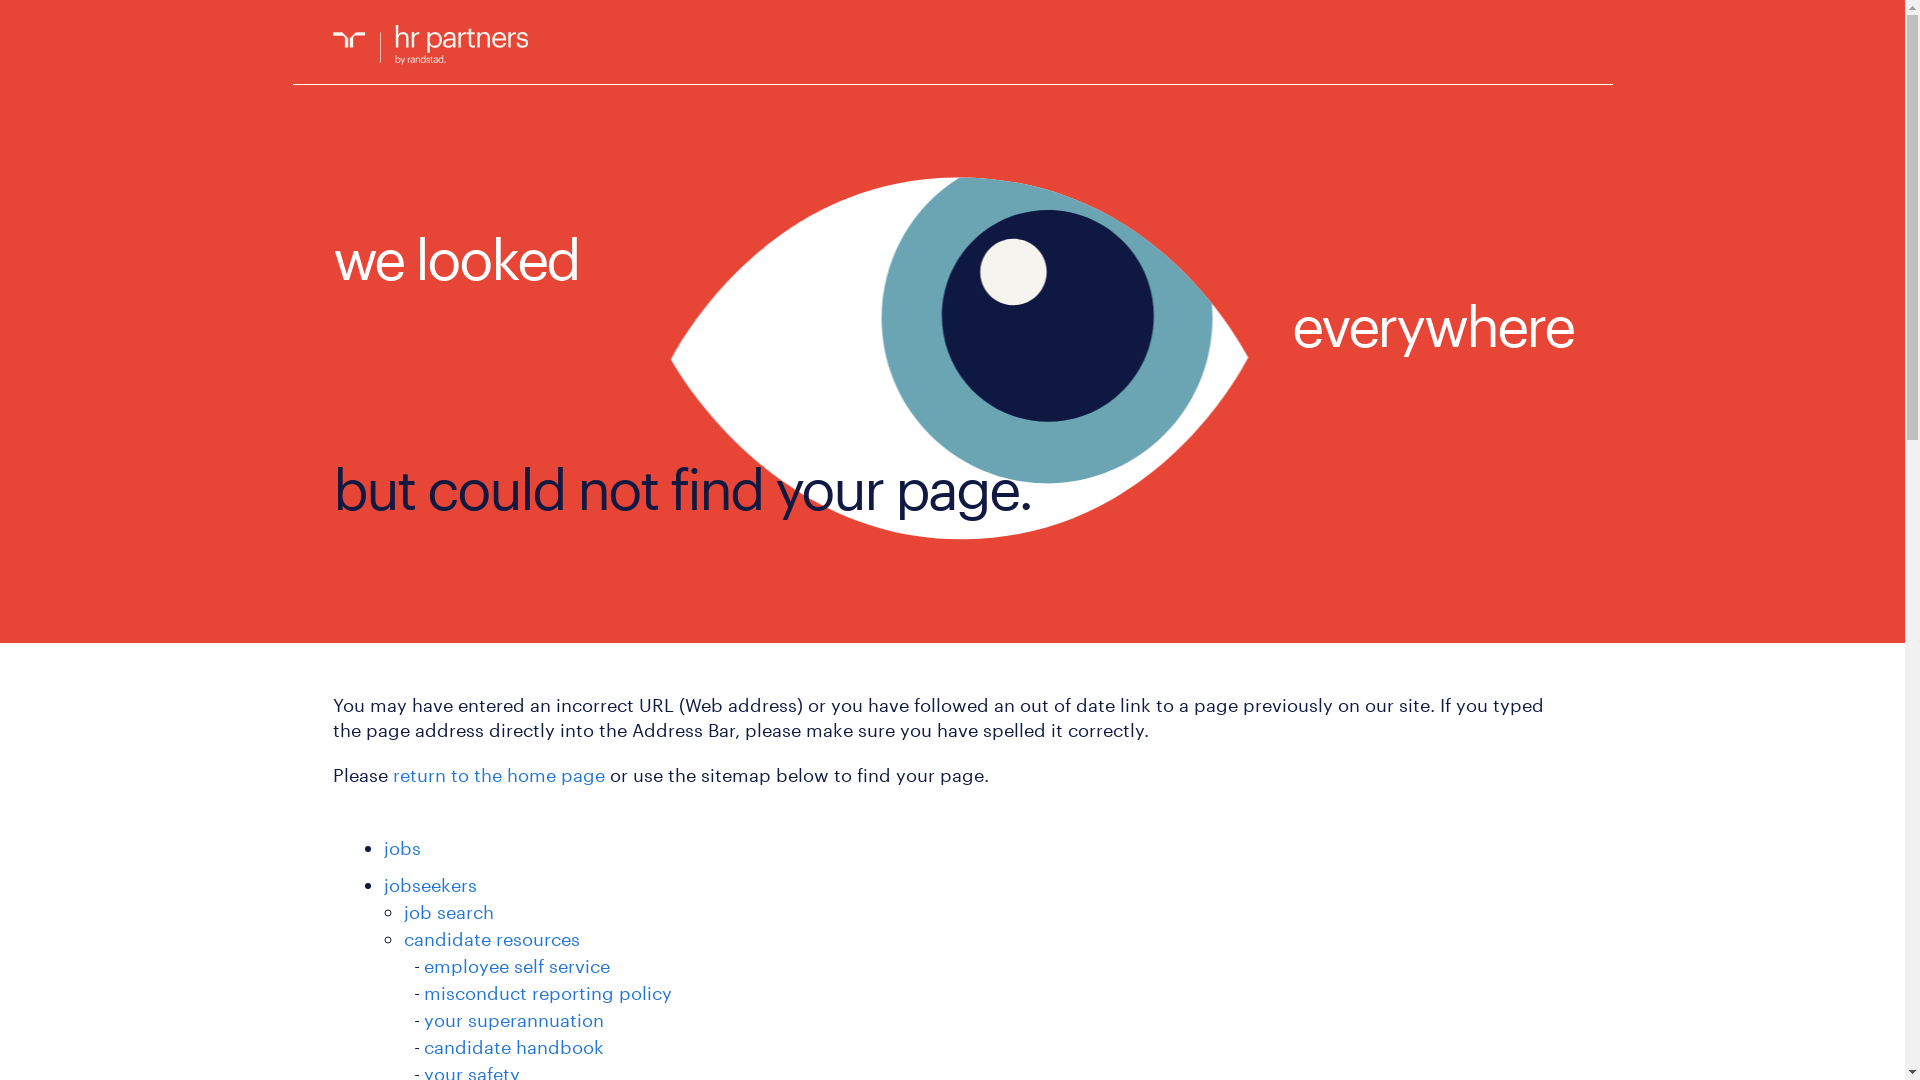 Image resolution: width=1920 pixels, height=1080 pixels. Describe the element at coordinates (422, 964) in the screenshot. I see `'employee self service'` at that location.